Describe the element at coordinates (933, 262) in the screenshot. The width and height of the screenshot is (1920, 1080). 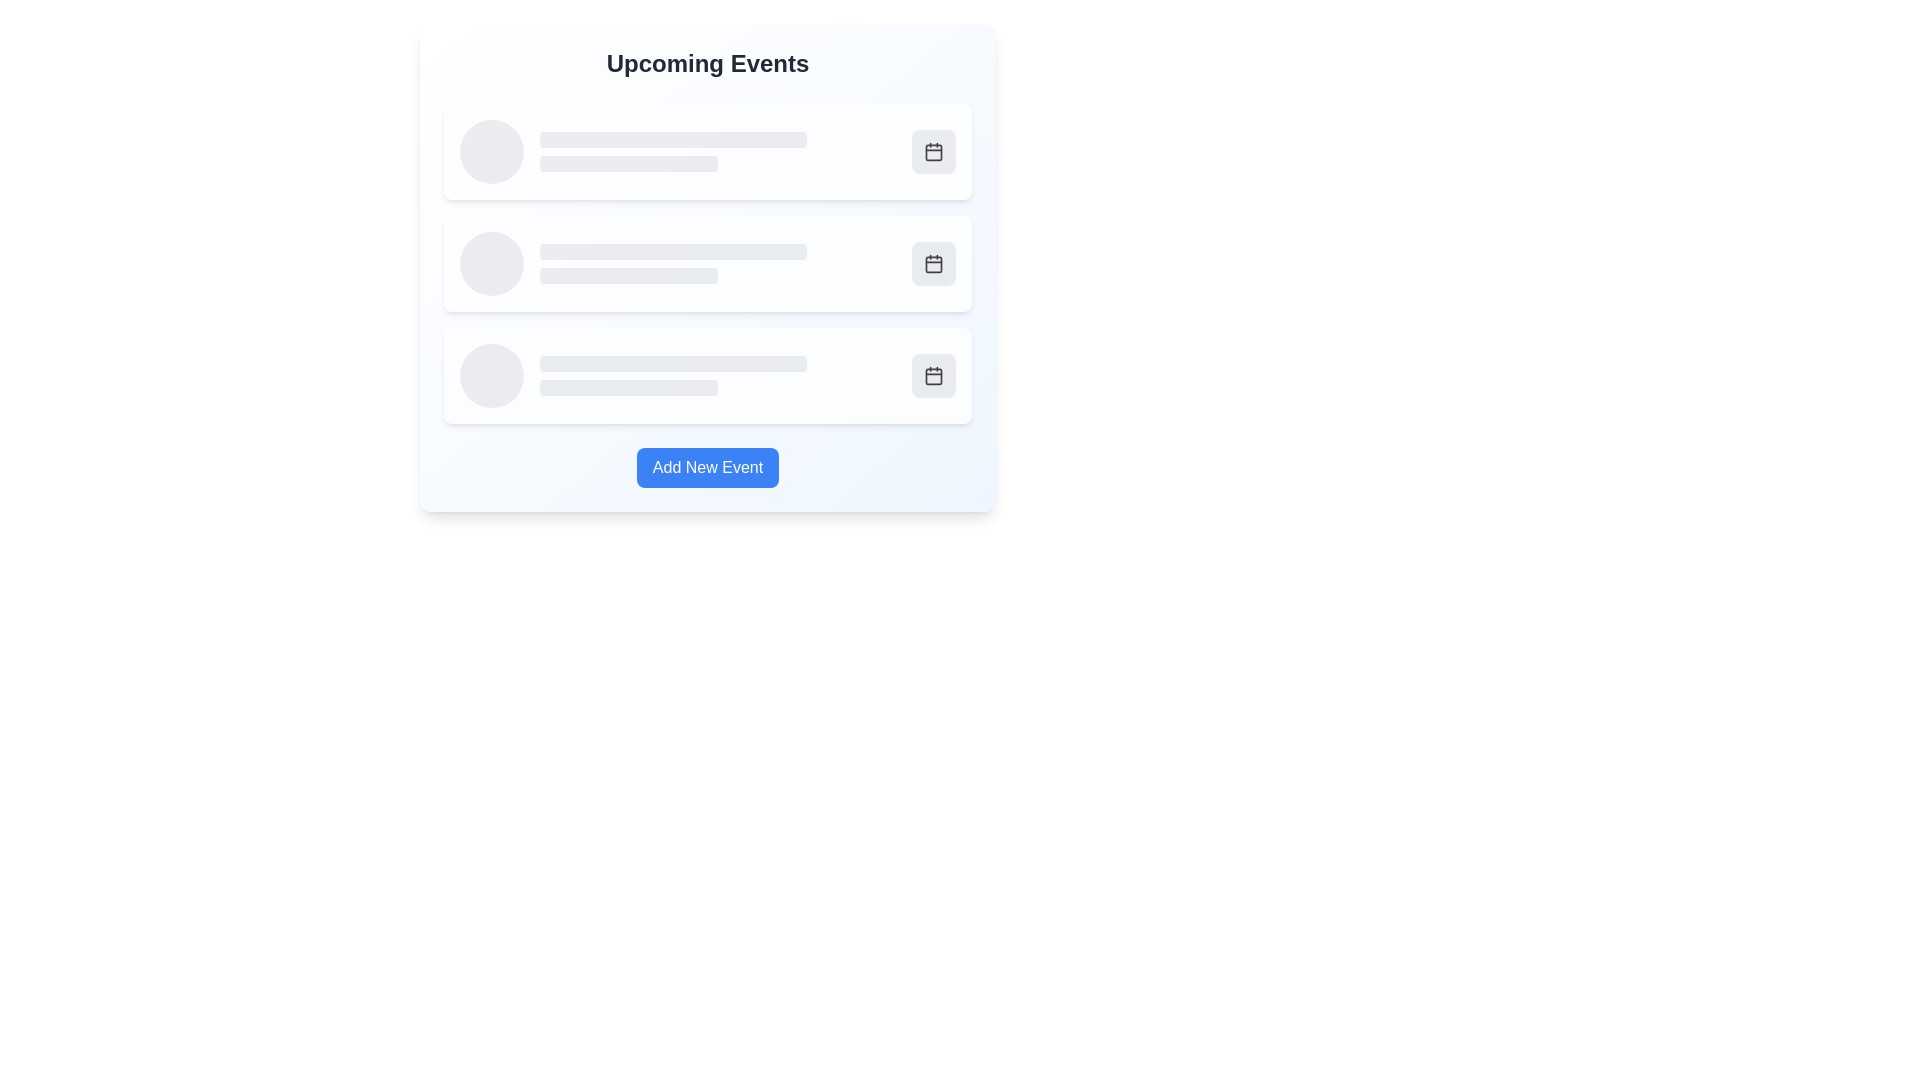
I see `the calendar icon located in the third row of the list on the right side` at that location.